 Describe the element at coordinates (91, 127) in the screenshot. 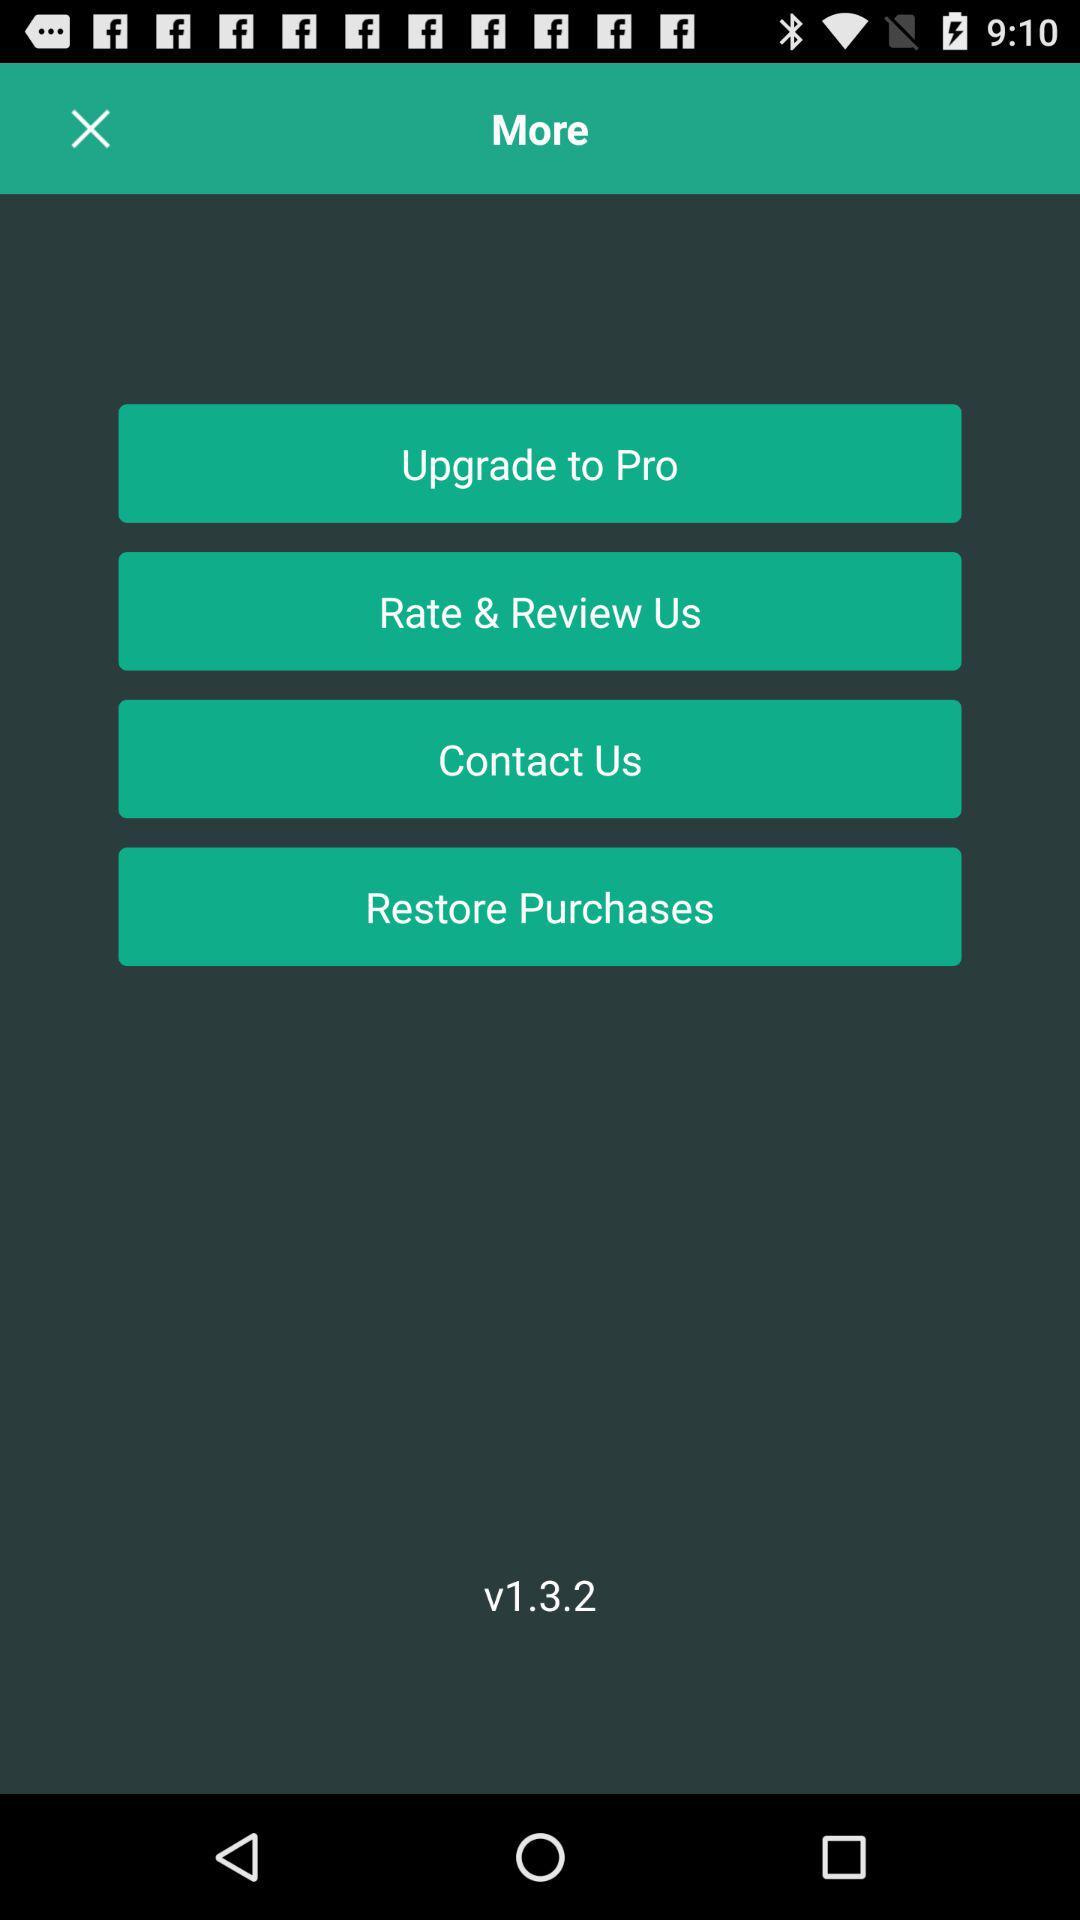

I see `icon at the top left corner` at that location.